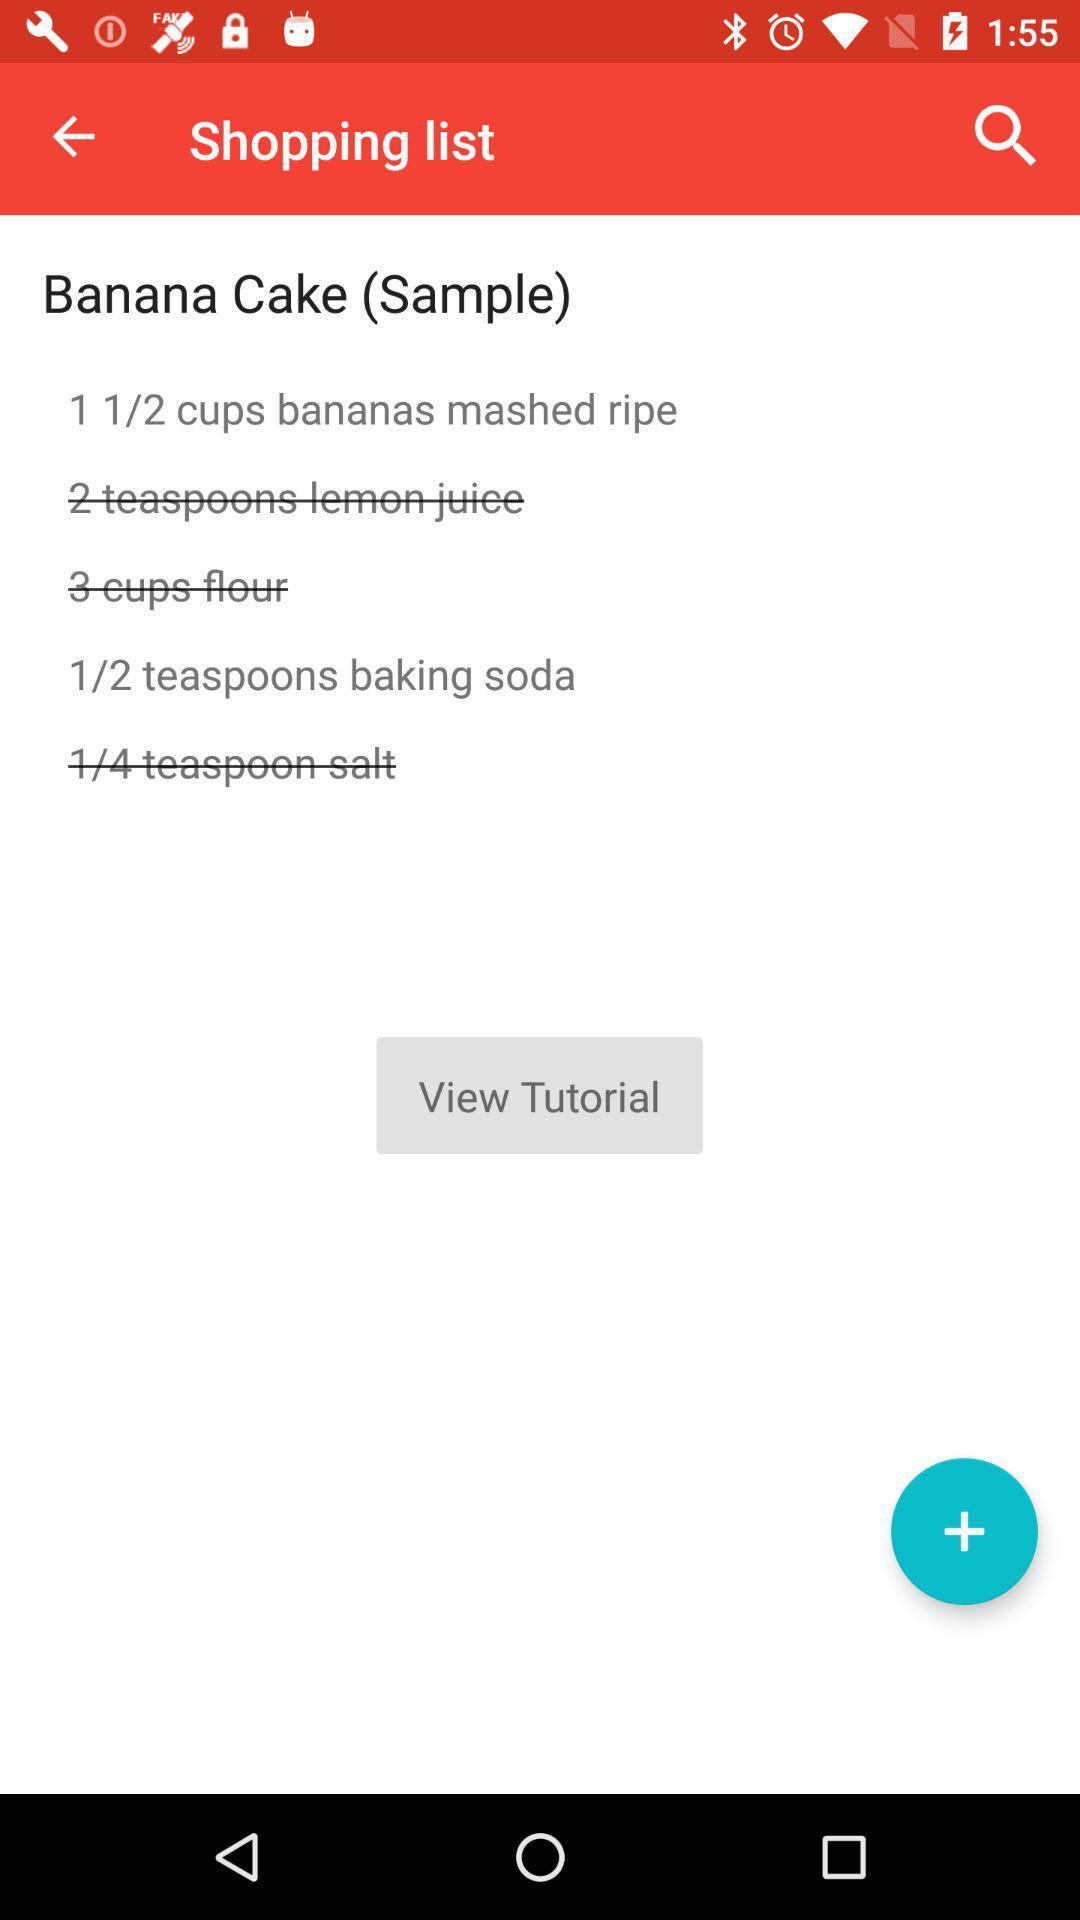  I want to click on item next to shopping list, so click(72, 135).